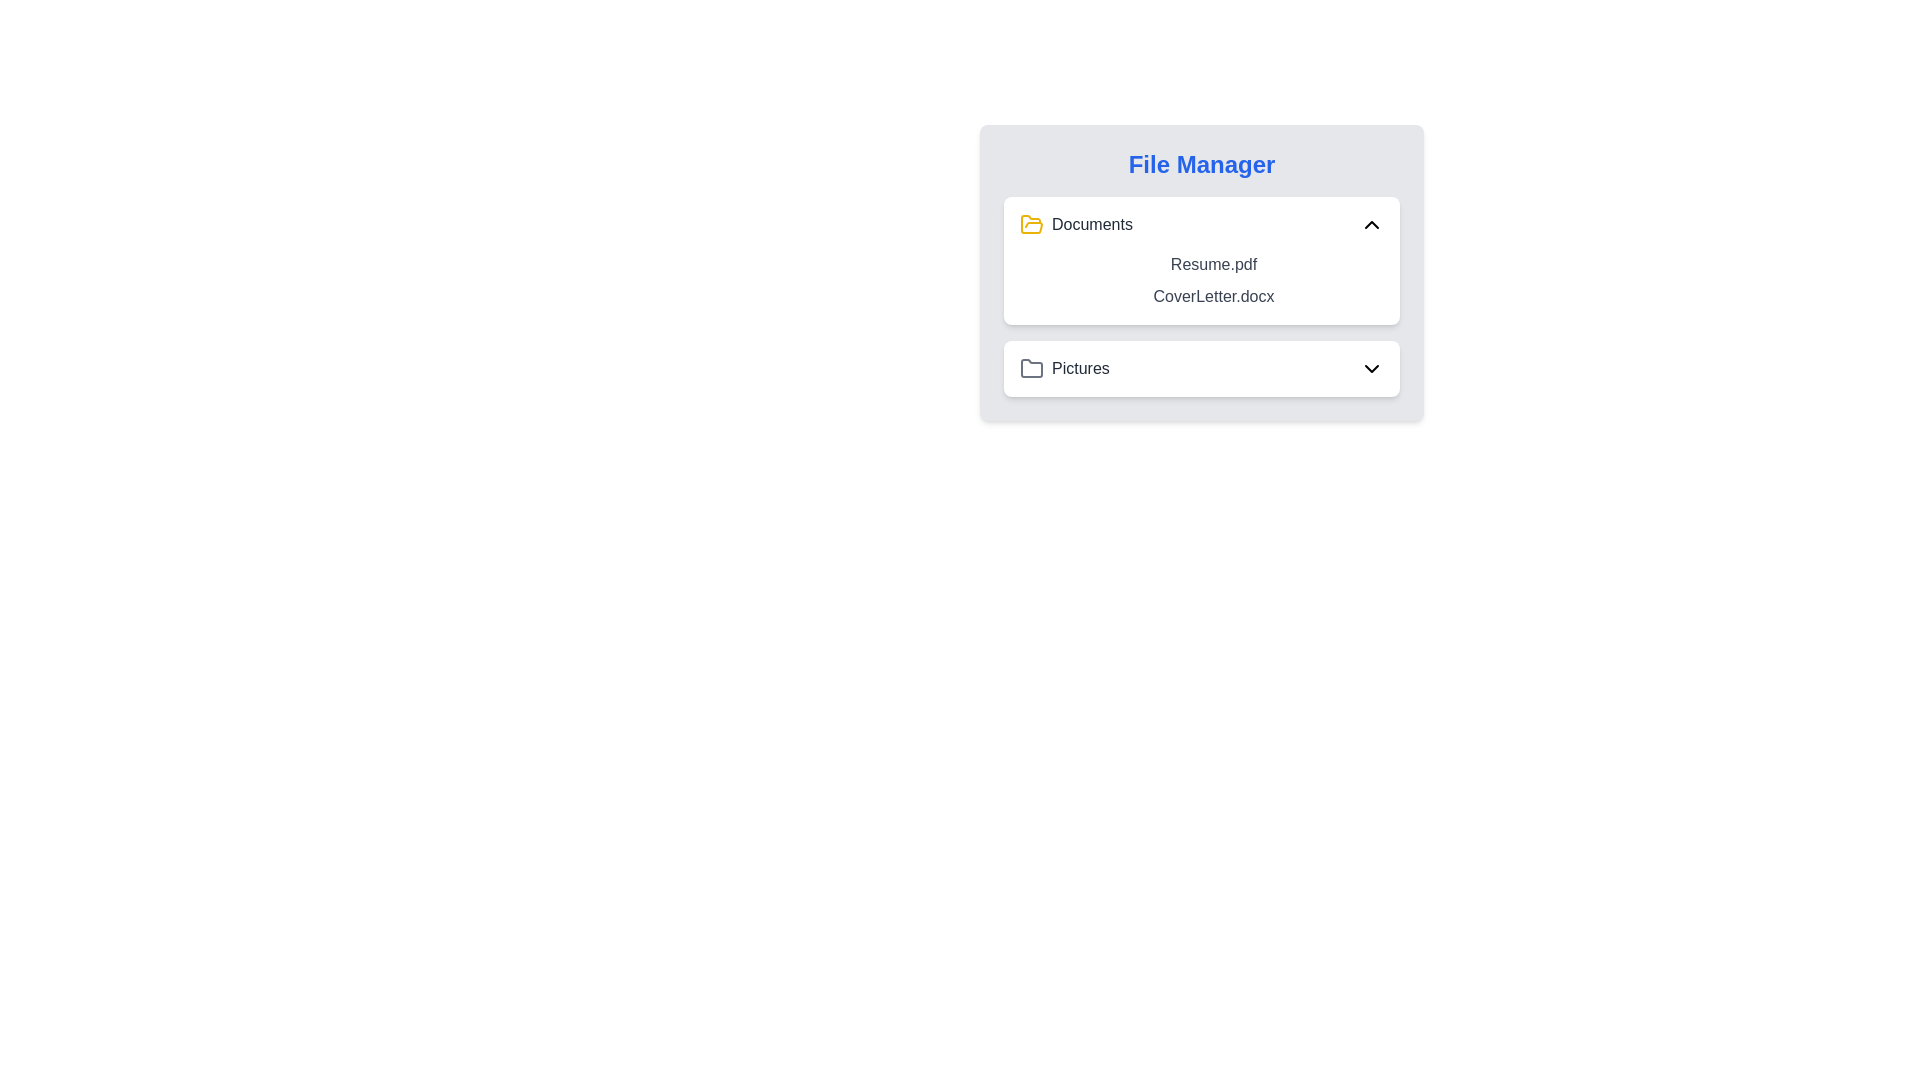  I want to click on the decorative folder icon that represents the 'Documents' group in the file manager interface, located at the top-left part of the 'File Manager' pane, so click(1032, 224).